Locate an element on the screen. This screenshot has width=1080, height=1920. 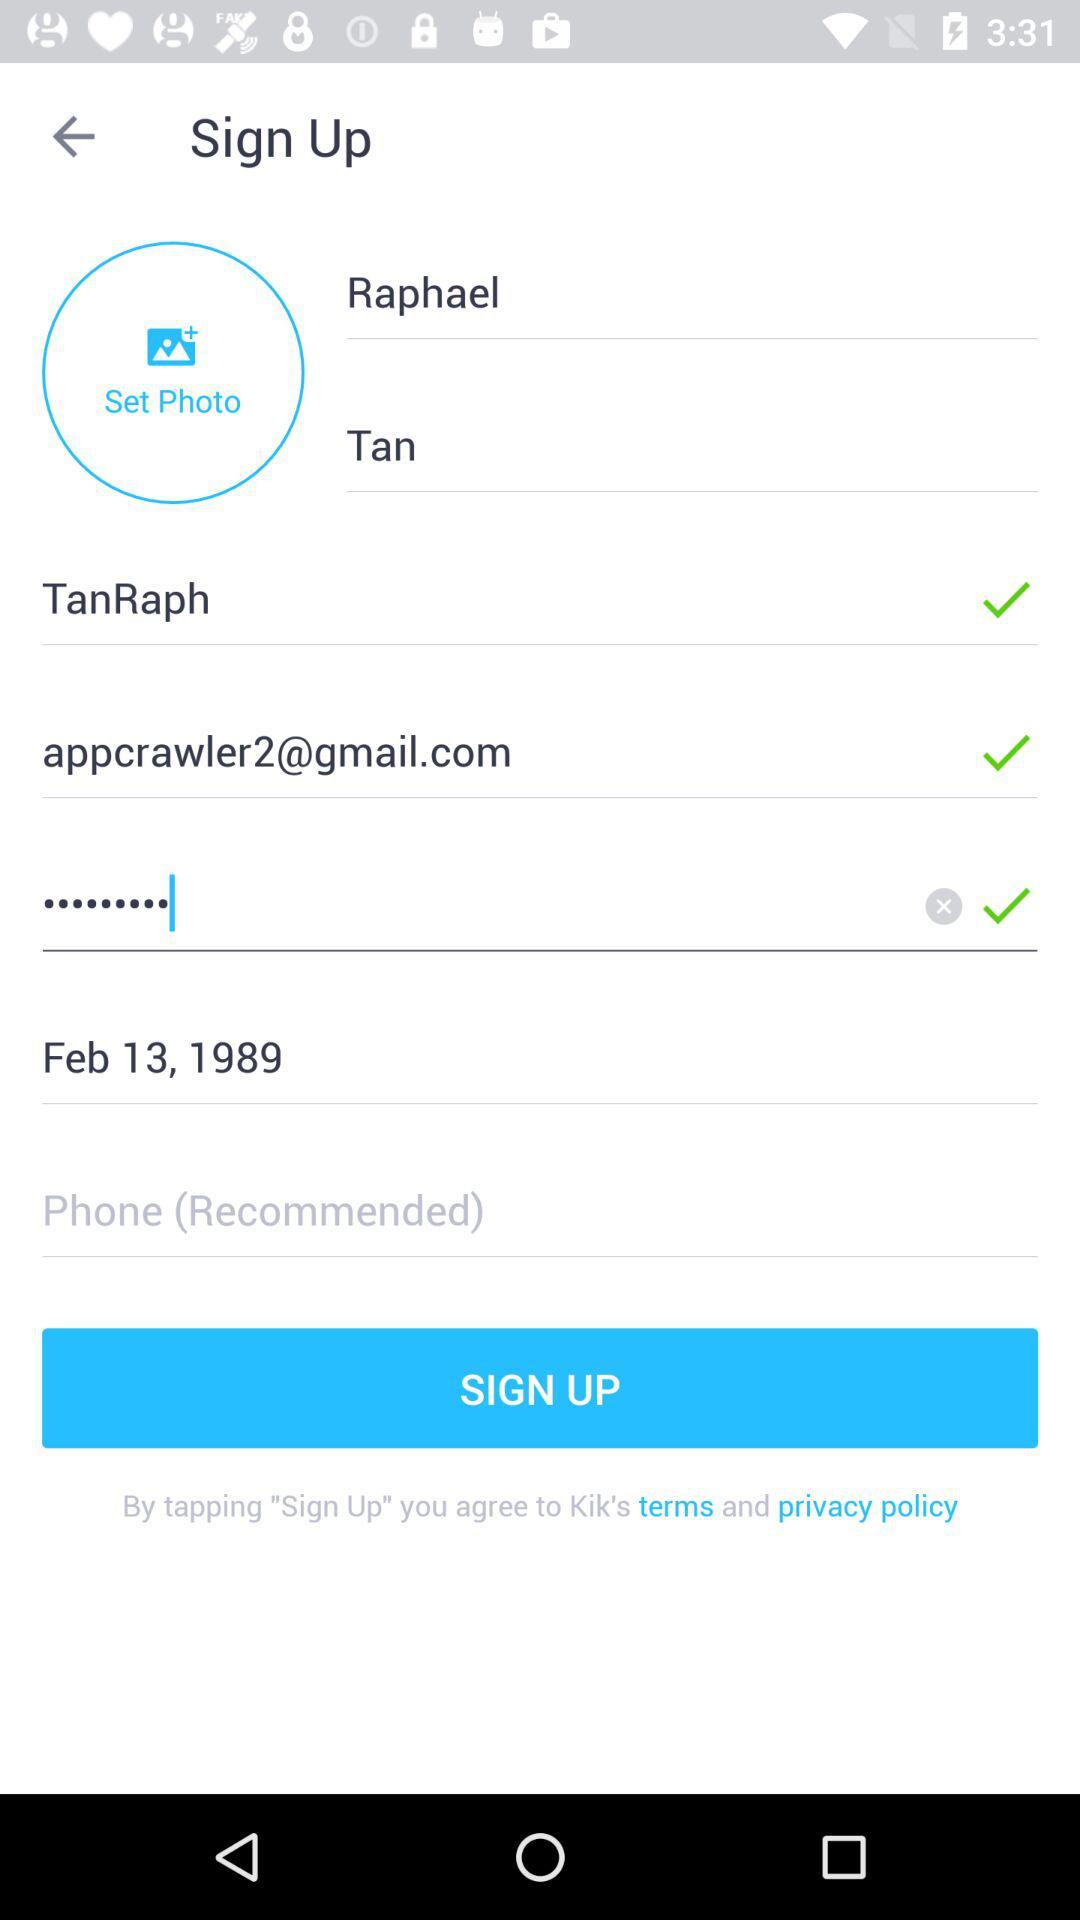
crowd3116 is located at coordinates (477, 901).